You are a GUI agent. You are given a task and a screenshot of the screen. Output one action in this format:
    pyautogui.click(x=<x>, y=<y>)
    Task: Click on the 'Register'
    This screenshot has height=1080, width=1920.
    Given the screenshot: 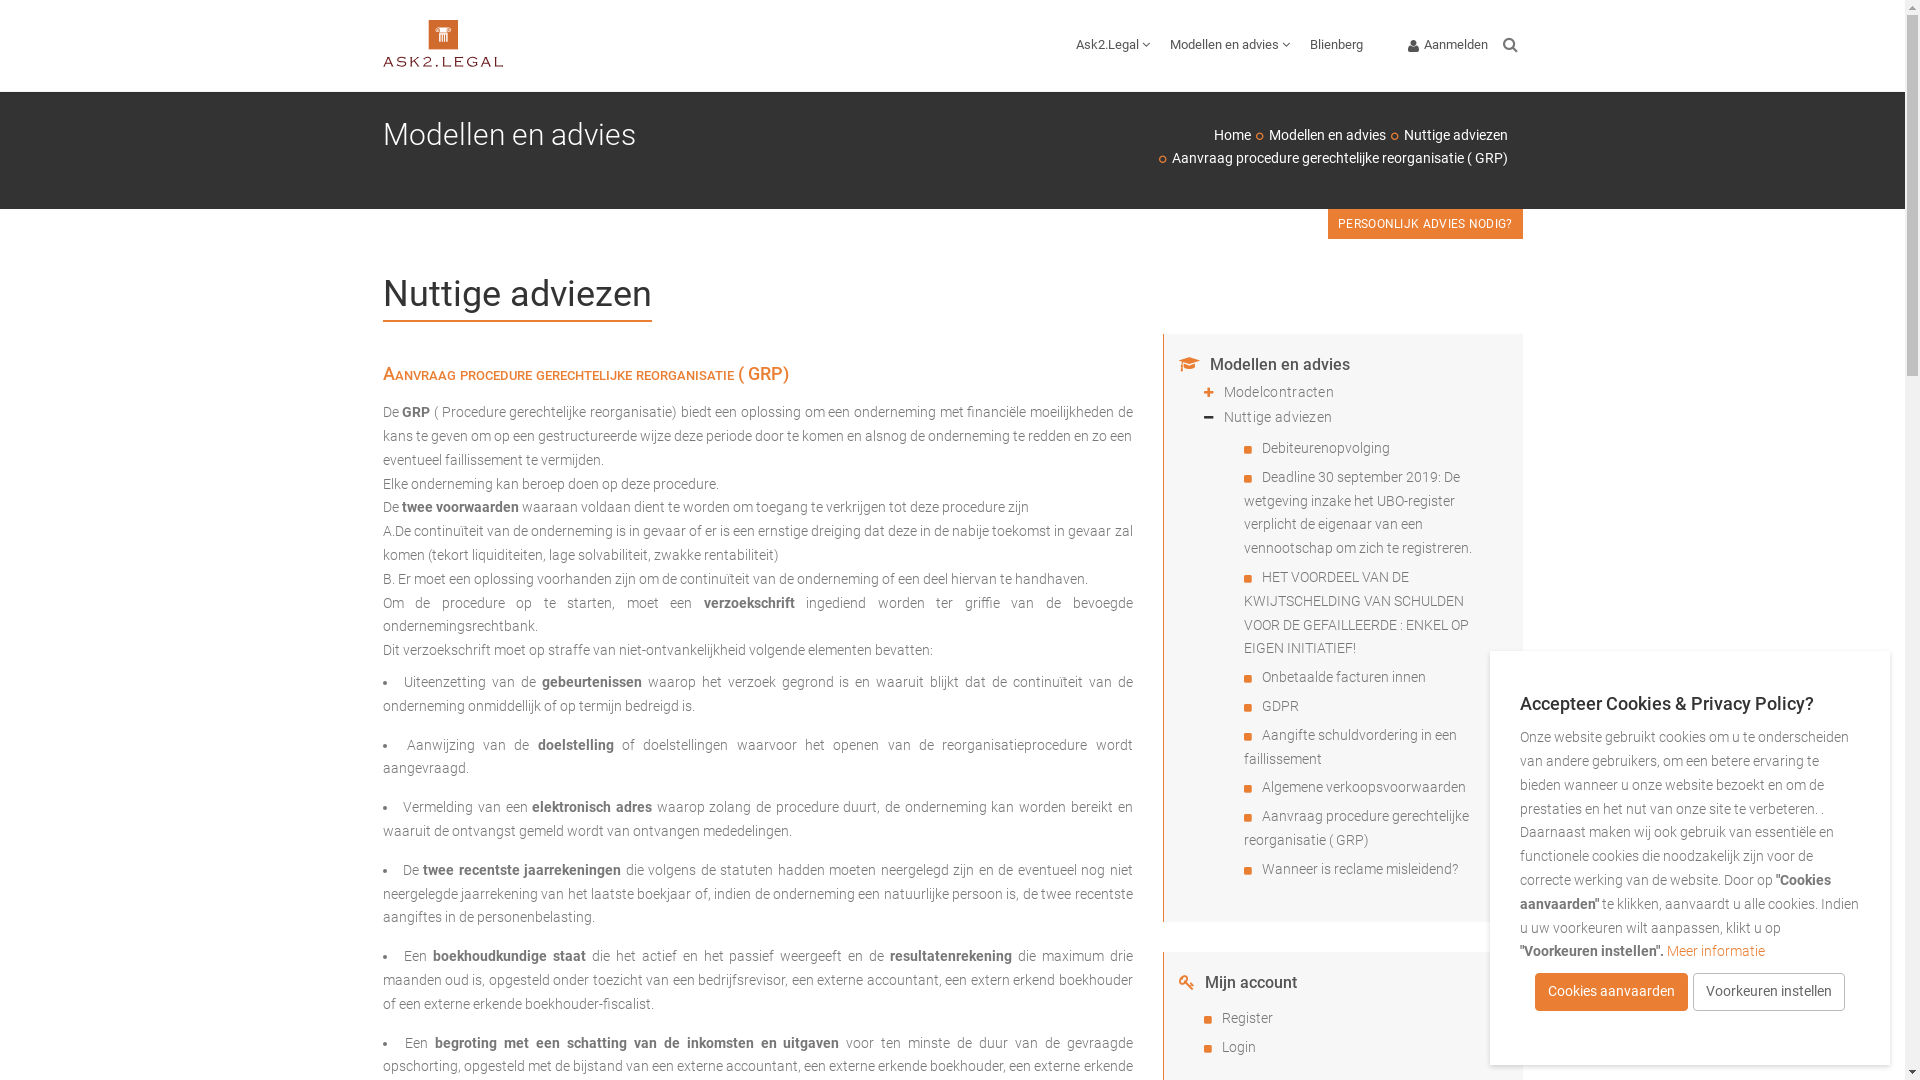 What is the action you would take?
    pyautogui.click(x=1246, y=1018)
    